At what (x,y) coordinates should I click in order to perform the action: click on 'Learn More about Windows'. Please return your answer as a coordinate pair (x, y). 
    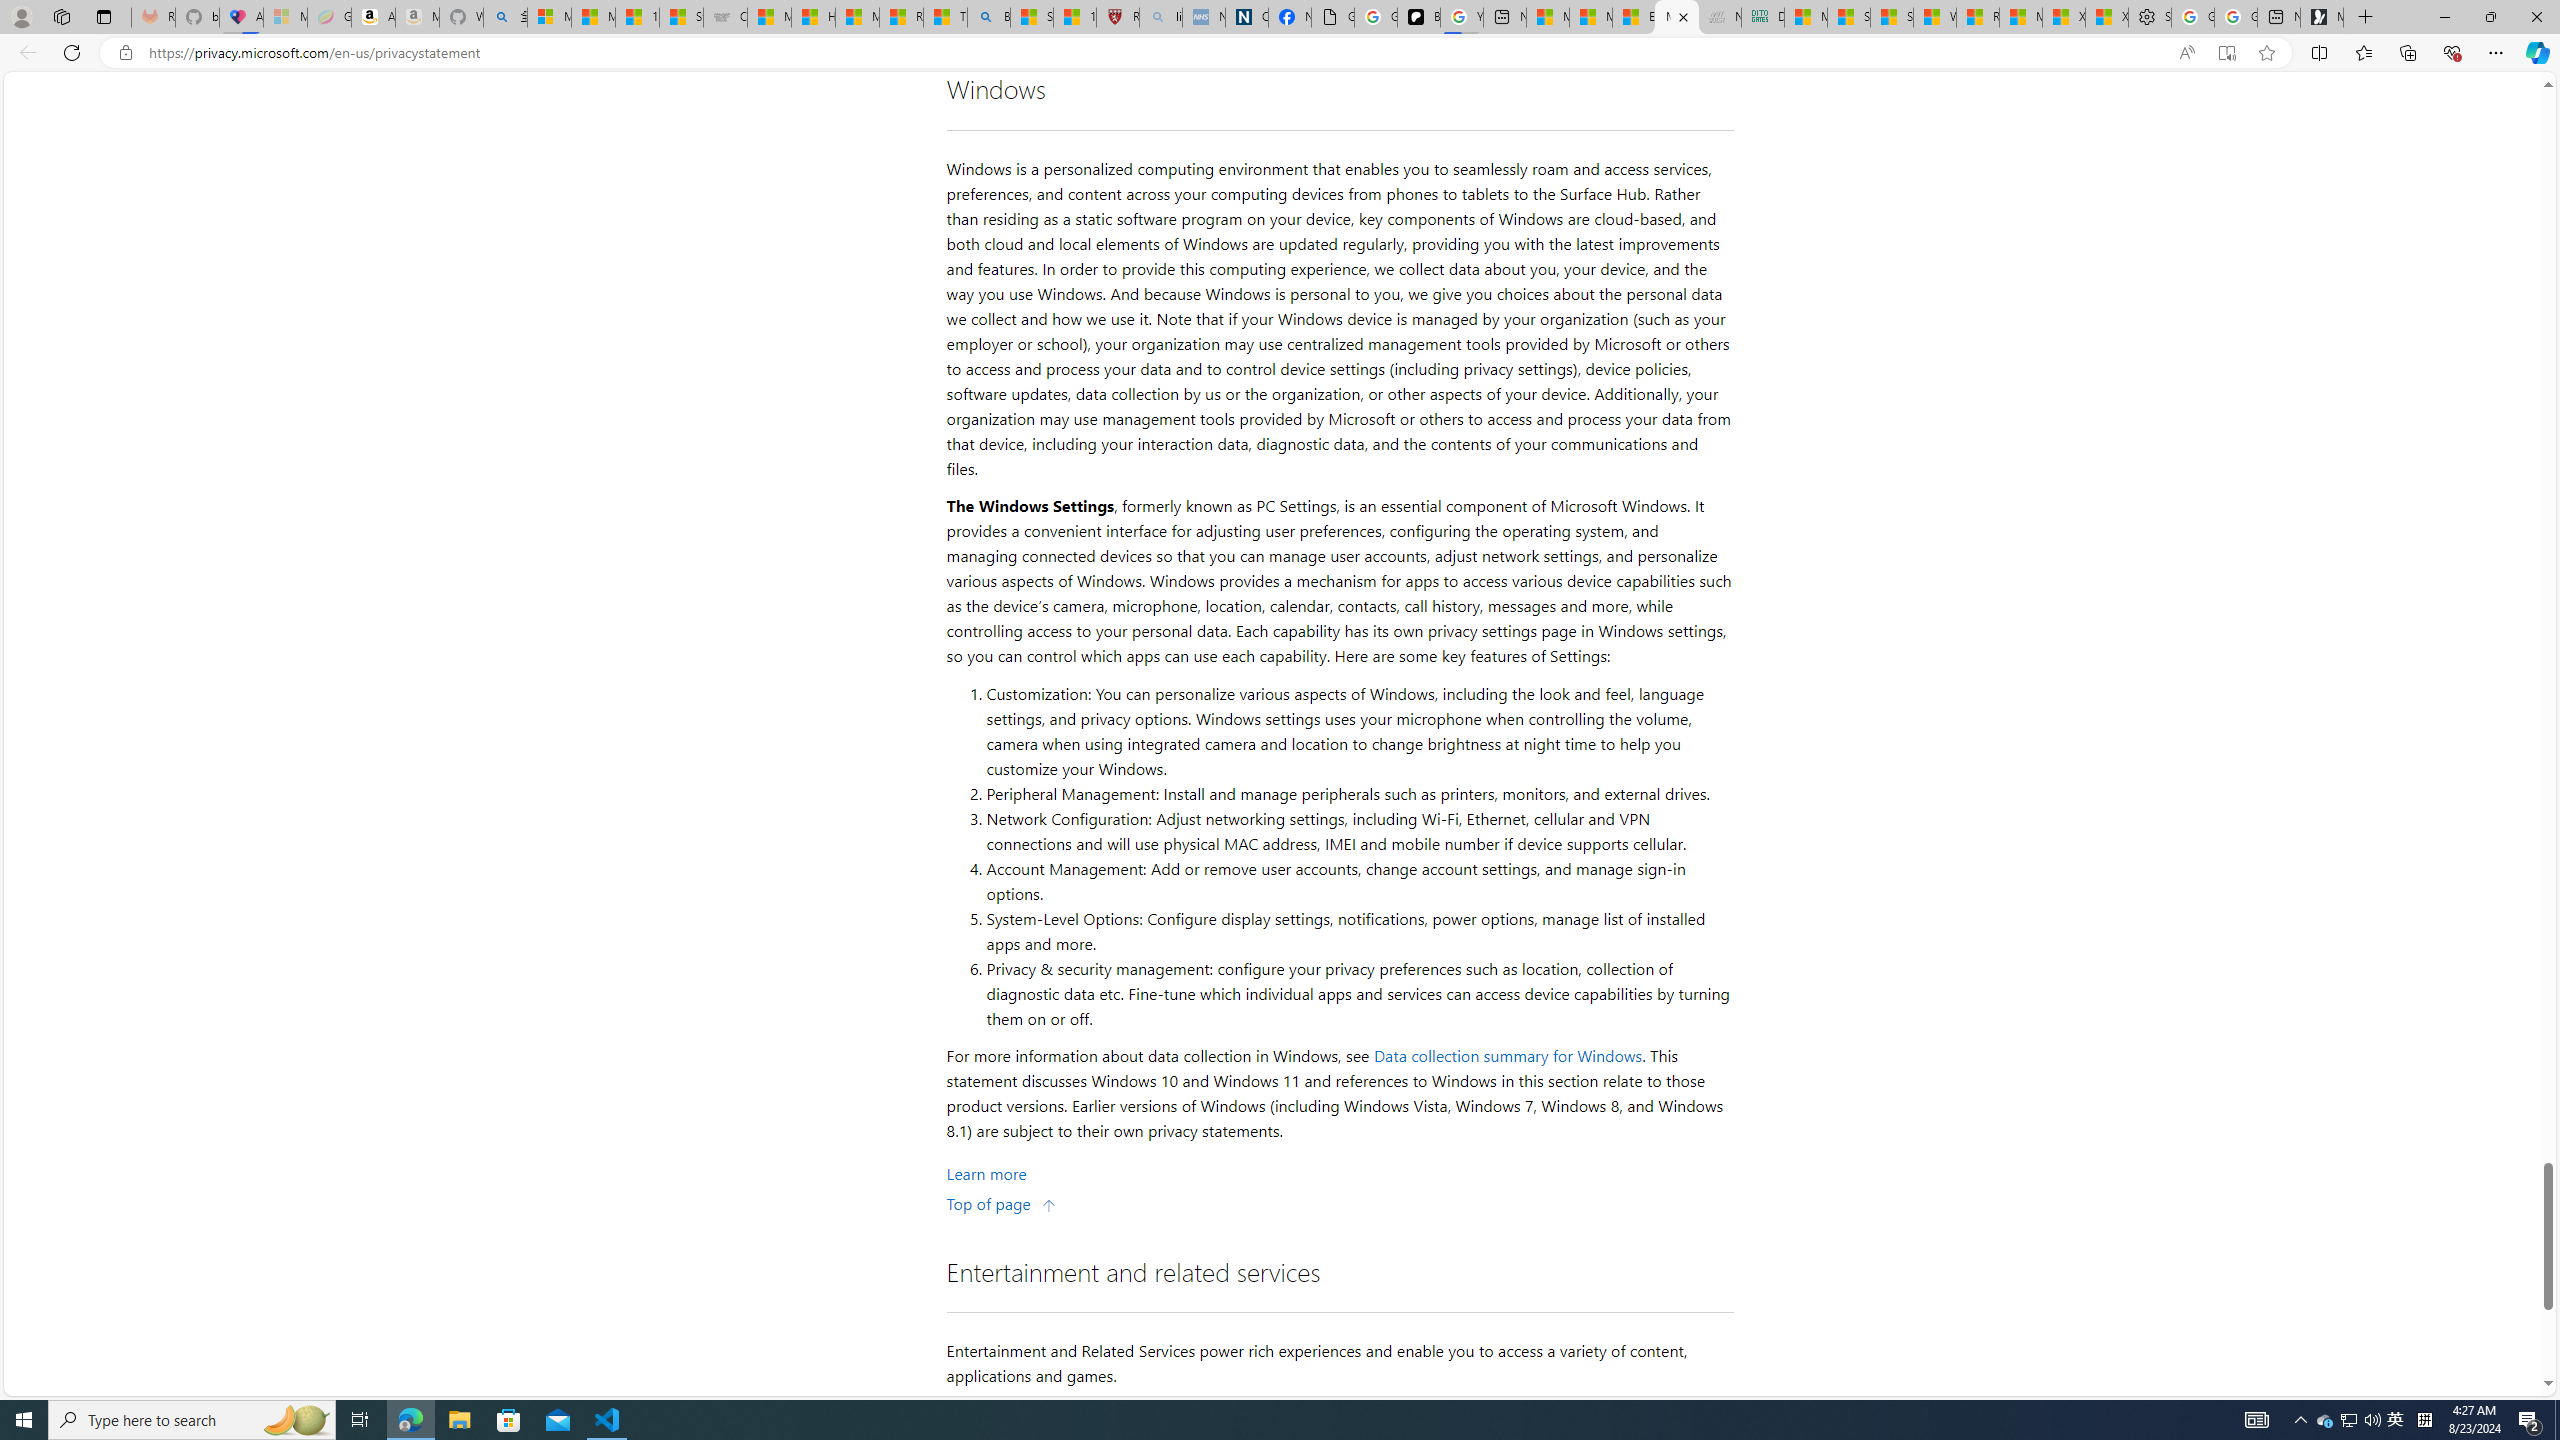
    Looking at the image, I should click on (986, 1172).